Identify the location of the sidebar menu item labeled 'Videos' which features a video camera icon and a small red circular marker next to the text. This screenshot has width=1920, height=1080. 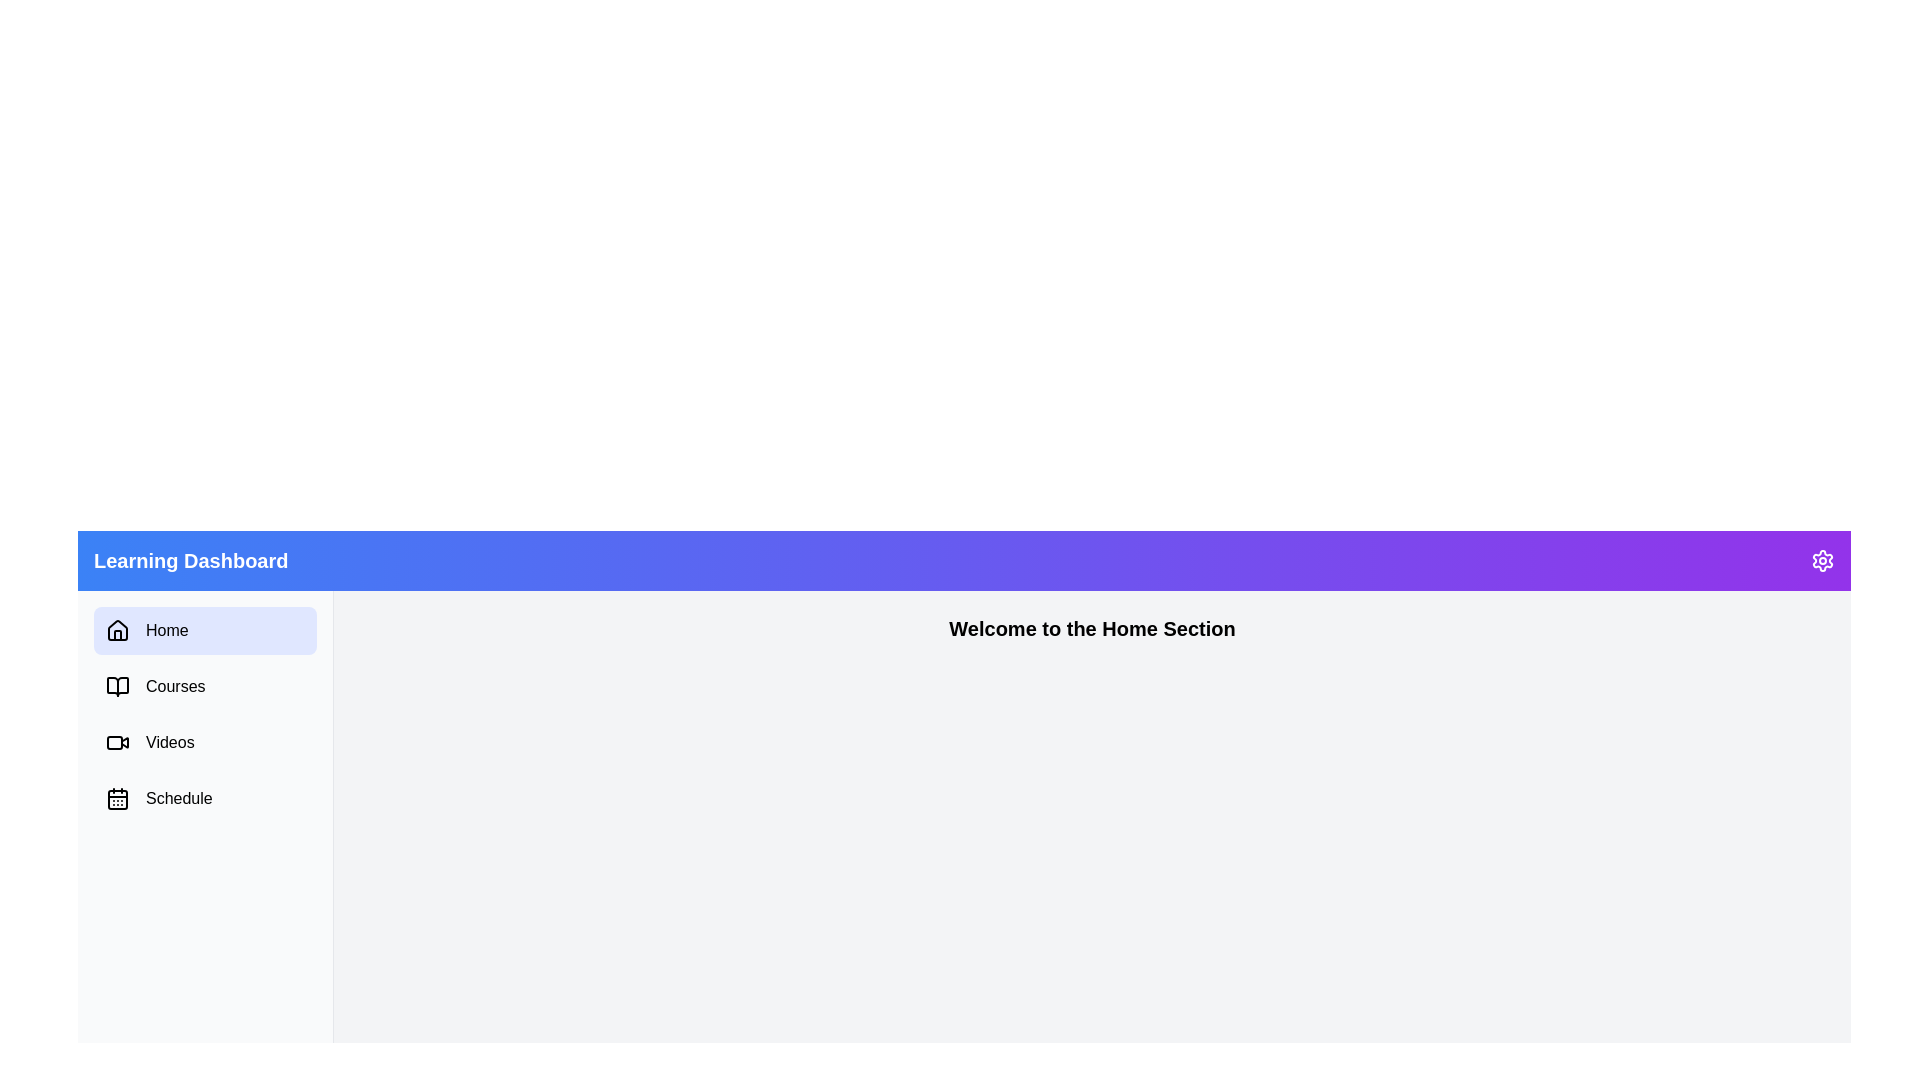
(205, 743).